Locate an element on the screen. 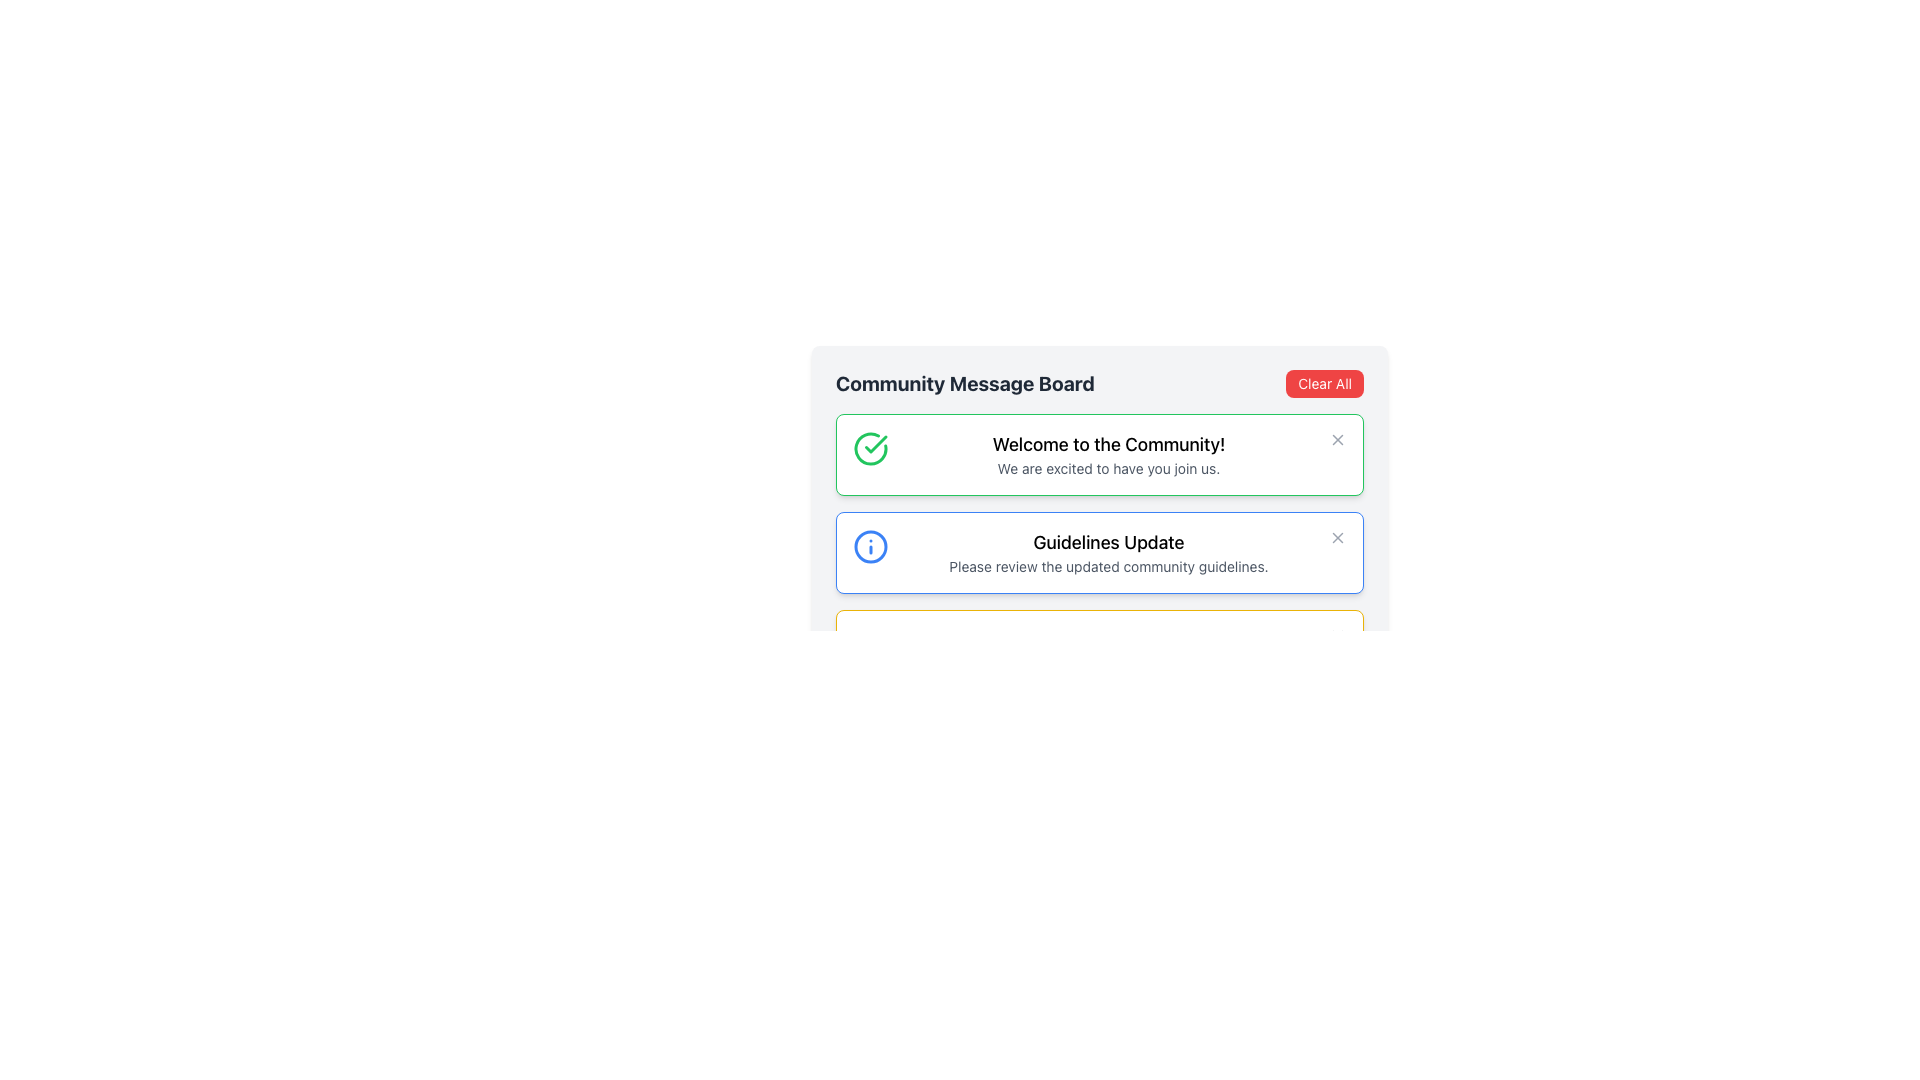 The height and width of the screenshot is (1080, 1920). the static text element reading 'We are excited to have you join us.' which is styled with a smaller font size and gray color, located directly below the heading 'Welcome to the Community!' within a notification card is located at coordinates (1107, 469).